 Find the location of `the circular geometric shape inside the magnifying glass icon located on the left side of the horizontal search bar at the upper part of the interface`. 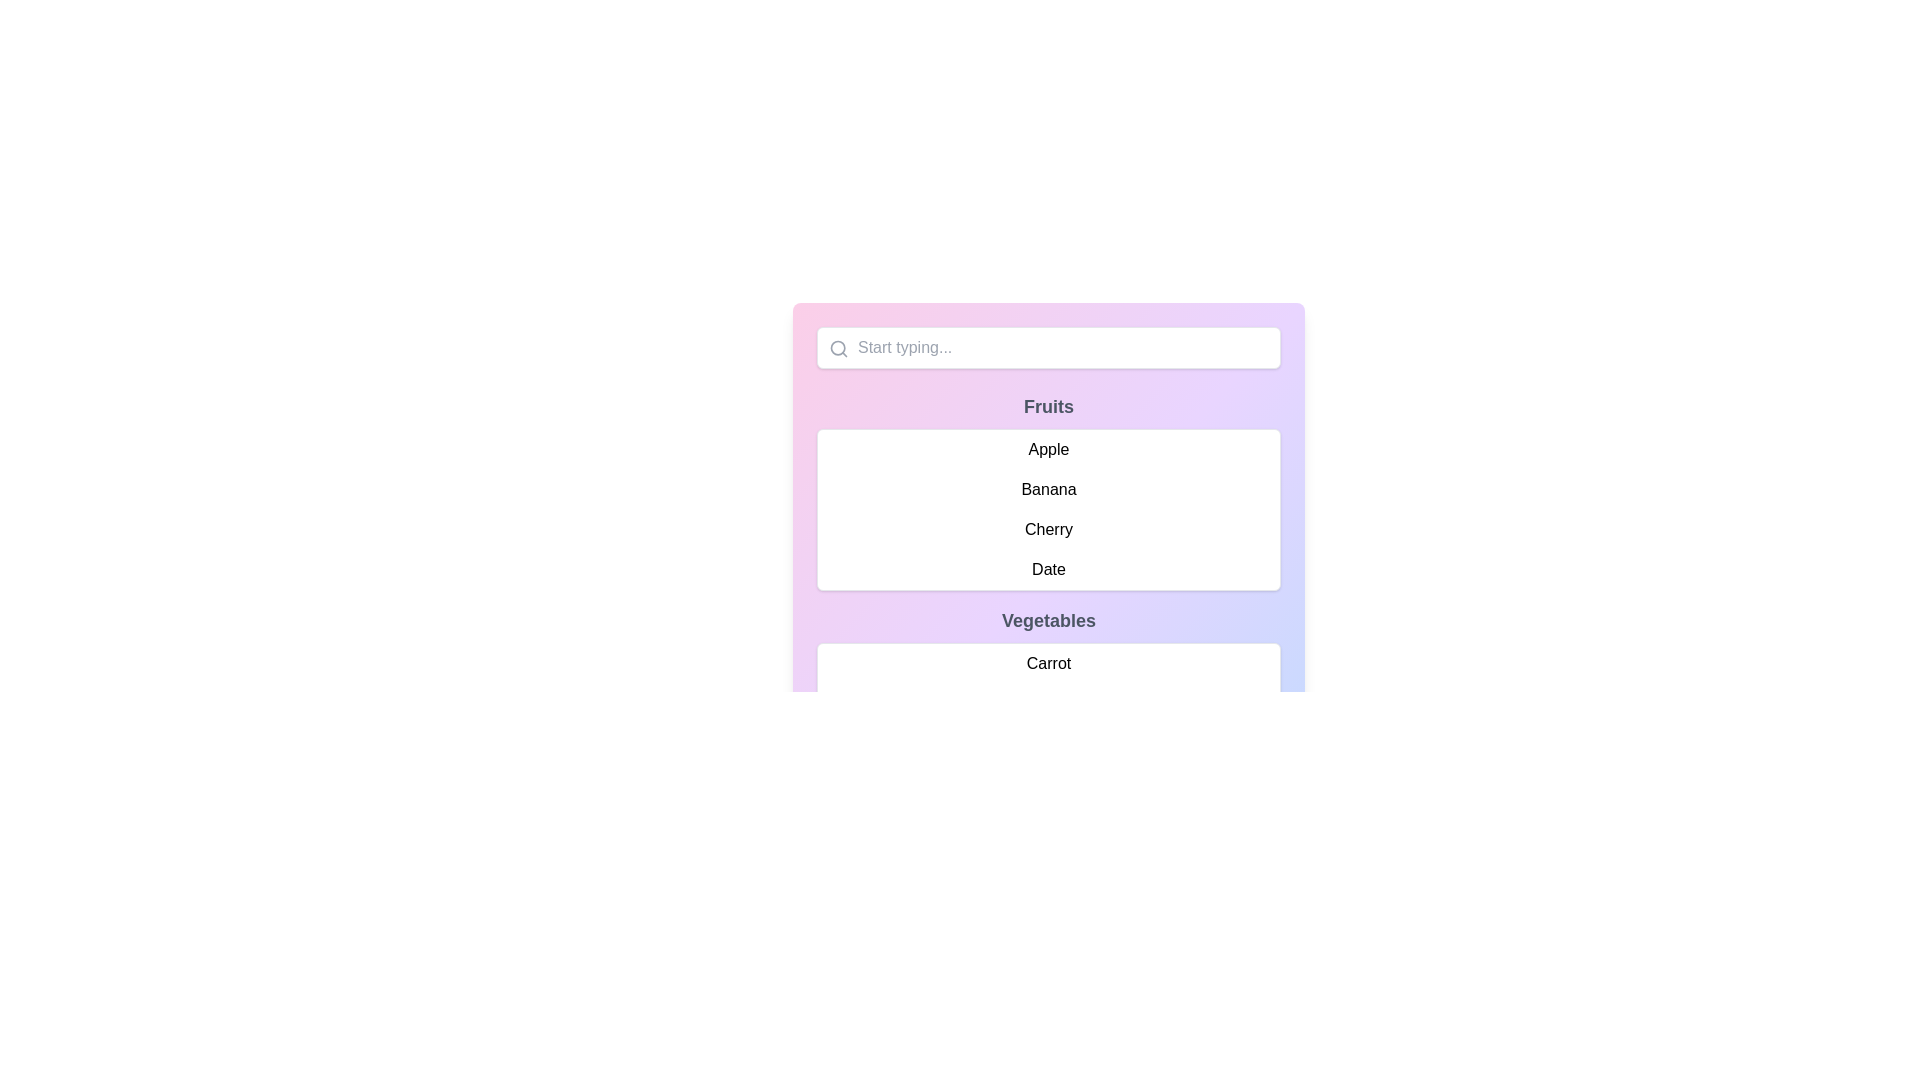

the circular geometric shape inside the magnifying glass icon located on the left side of the horizontal search bar at the upper part of the interface is located at coordinates (838, 347).